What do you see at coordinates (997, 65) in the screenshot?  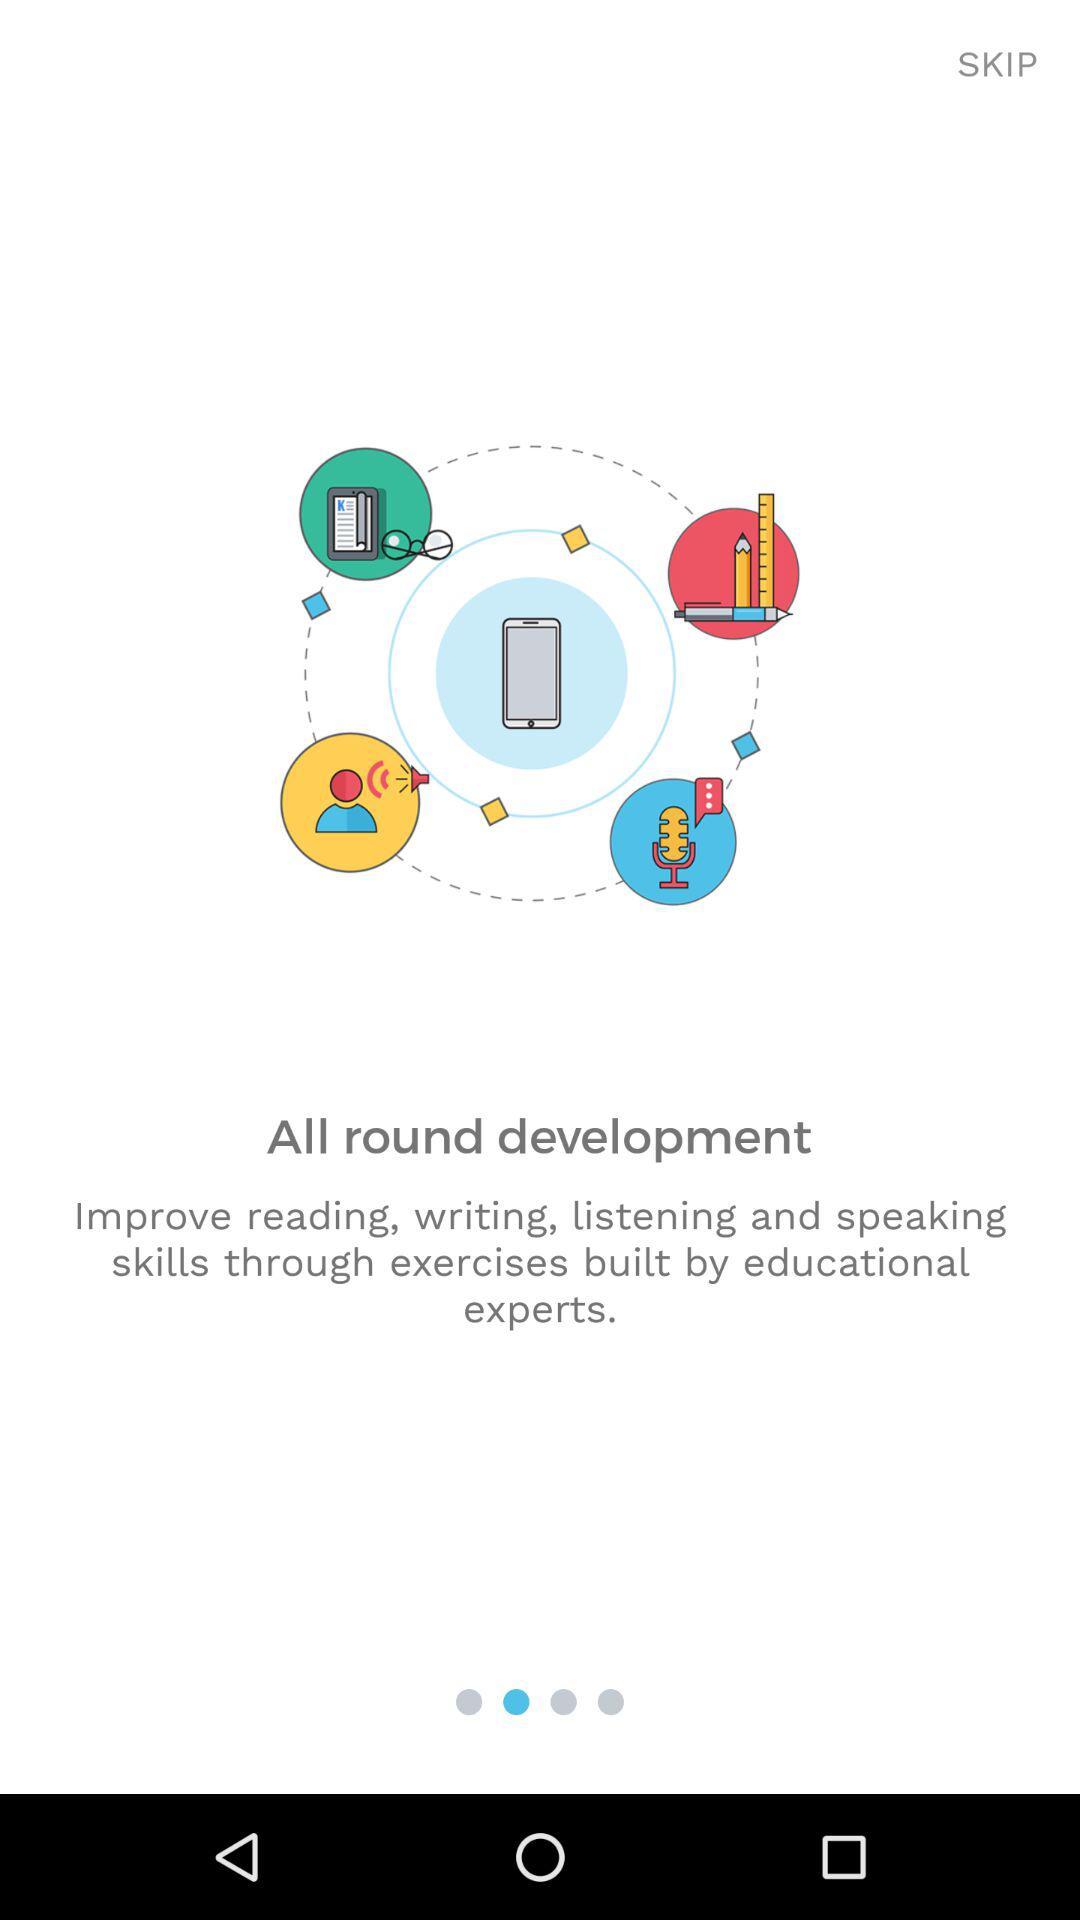 I see `the skip` at bounding box center [997, 65].